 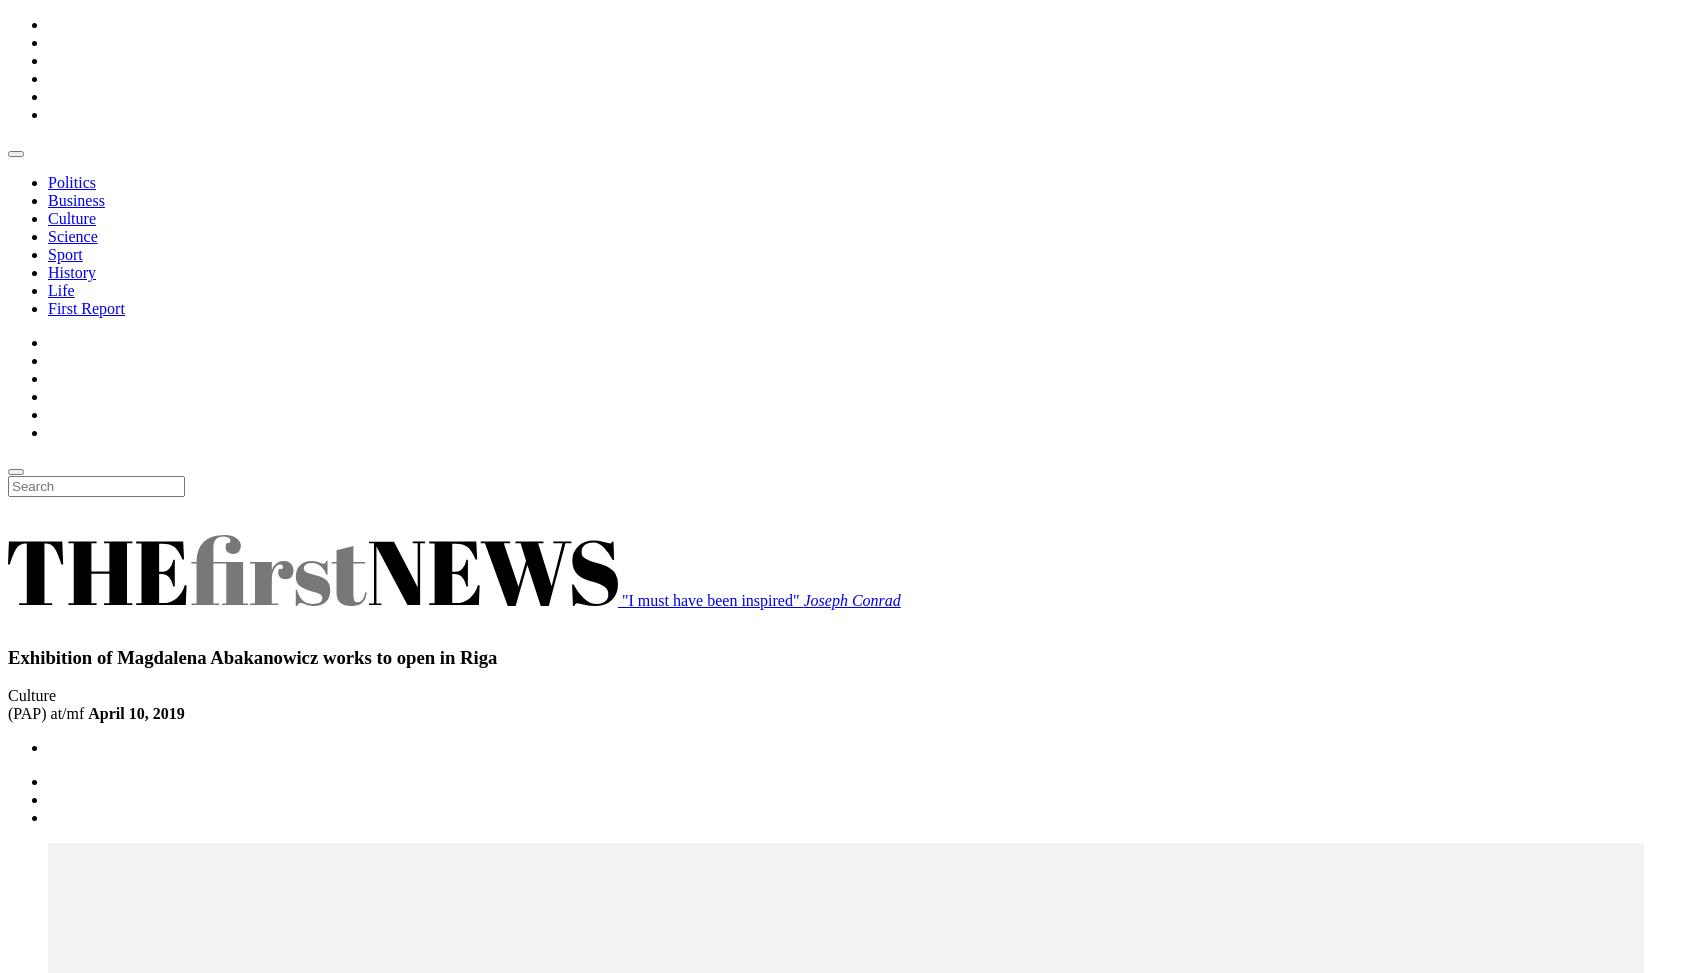 What do you see at coordinates (252, 655) in the screenshot?
I see `'Exhibition of Magdalena Abakanowicz works to open in Riga'` at bounding box center [252, 655].